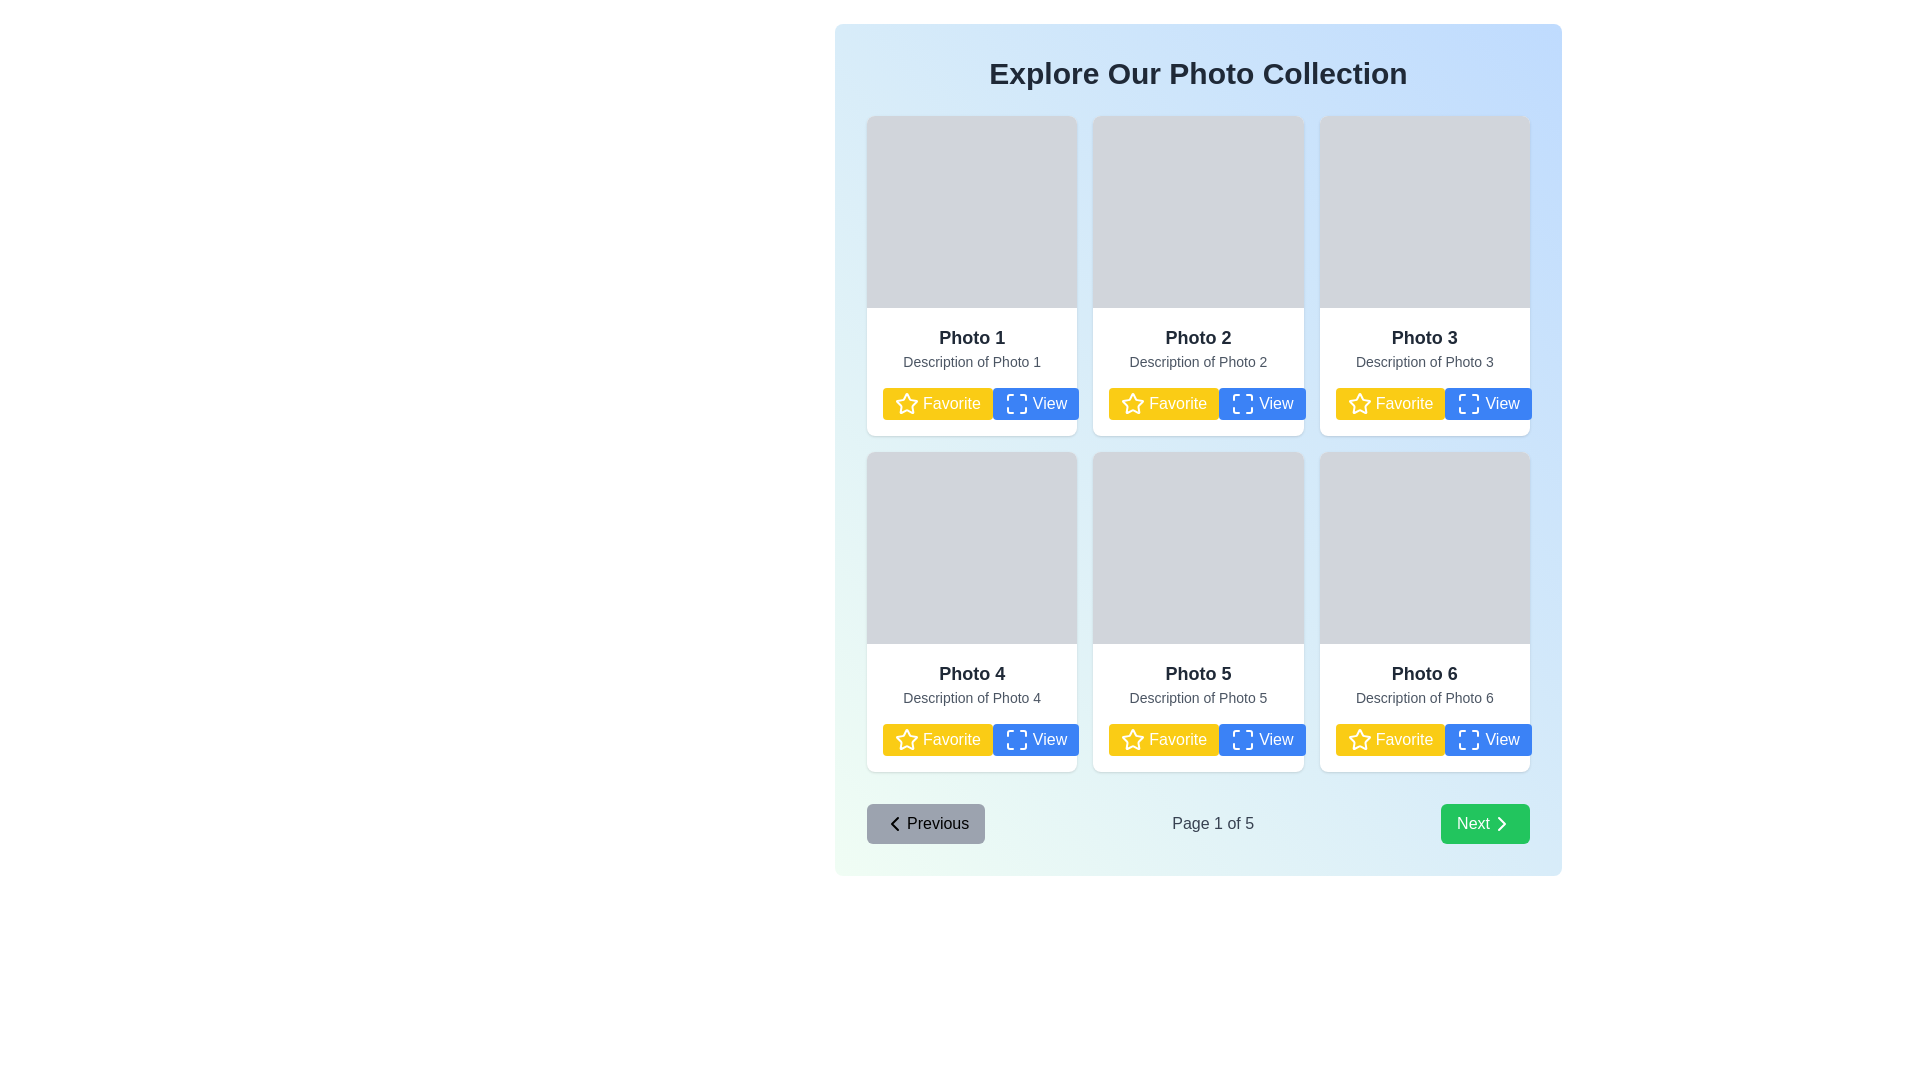  What do you see at coordinates (1389, 404) in the screenshot?
I see `the 'Favorite' button with a bright yellow background and white text in the card layout of 'Photo 3'` at bounding box center [1389, 404].